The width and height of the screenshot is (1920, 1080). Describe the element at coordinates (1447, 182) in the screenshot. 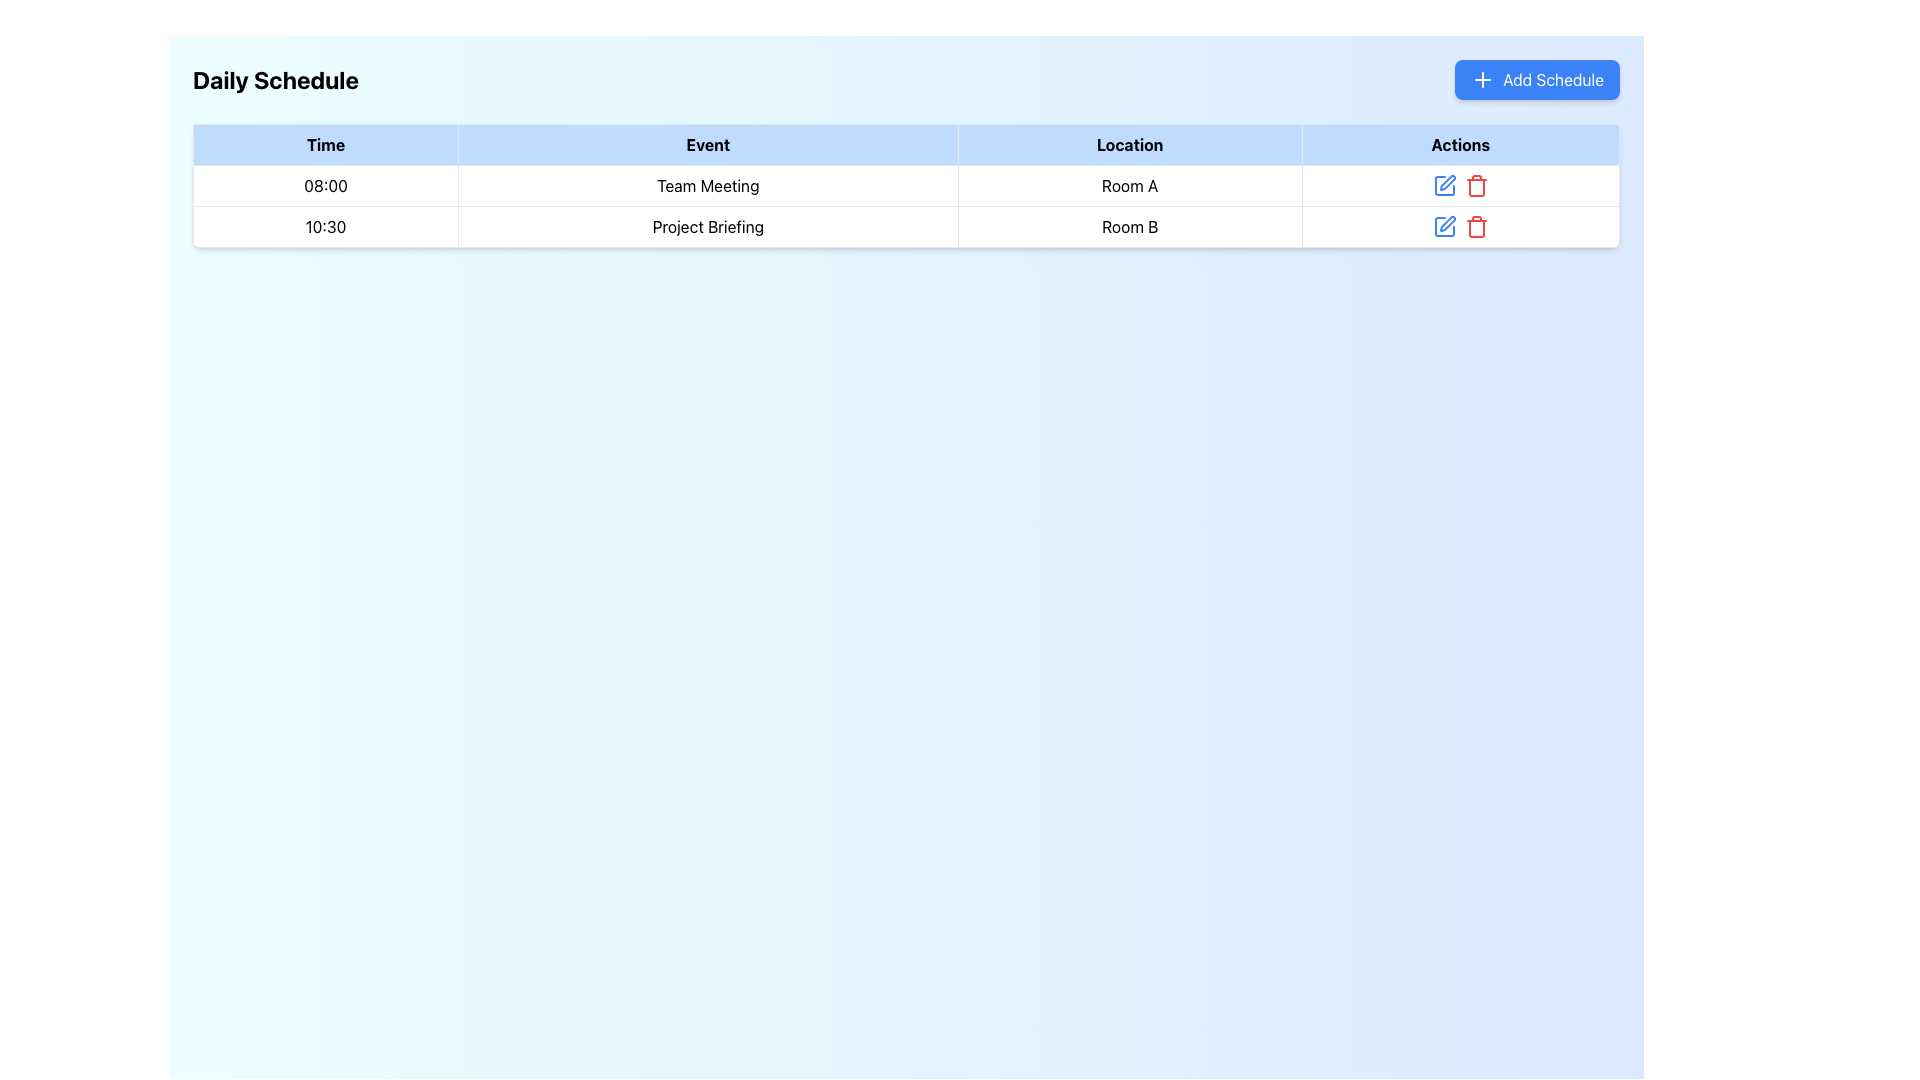

I see `the blue pen icon in the Actions column of the first row` at that location.